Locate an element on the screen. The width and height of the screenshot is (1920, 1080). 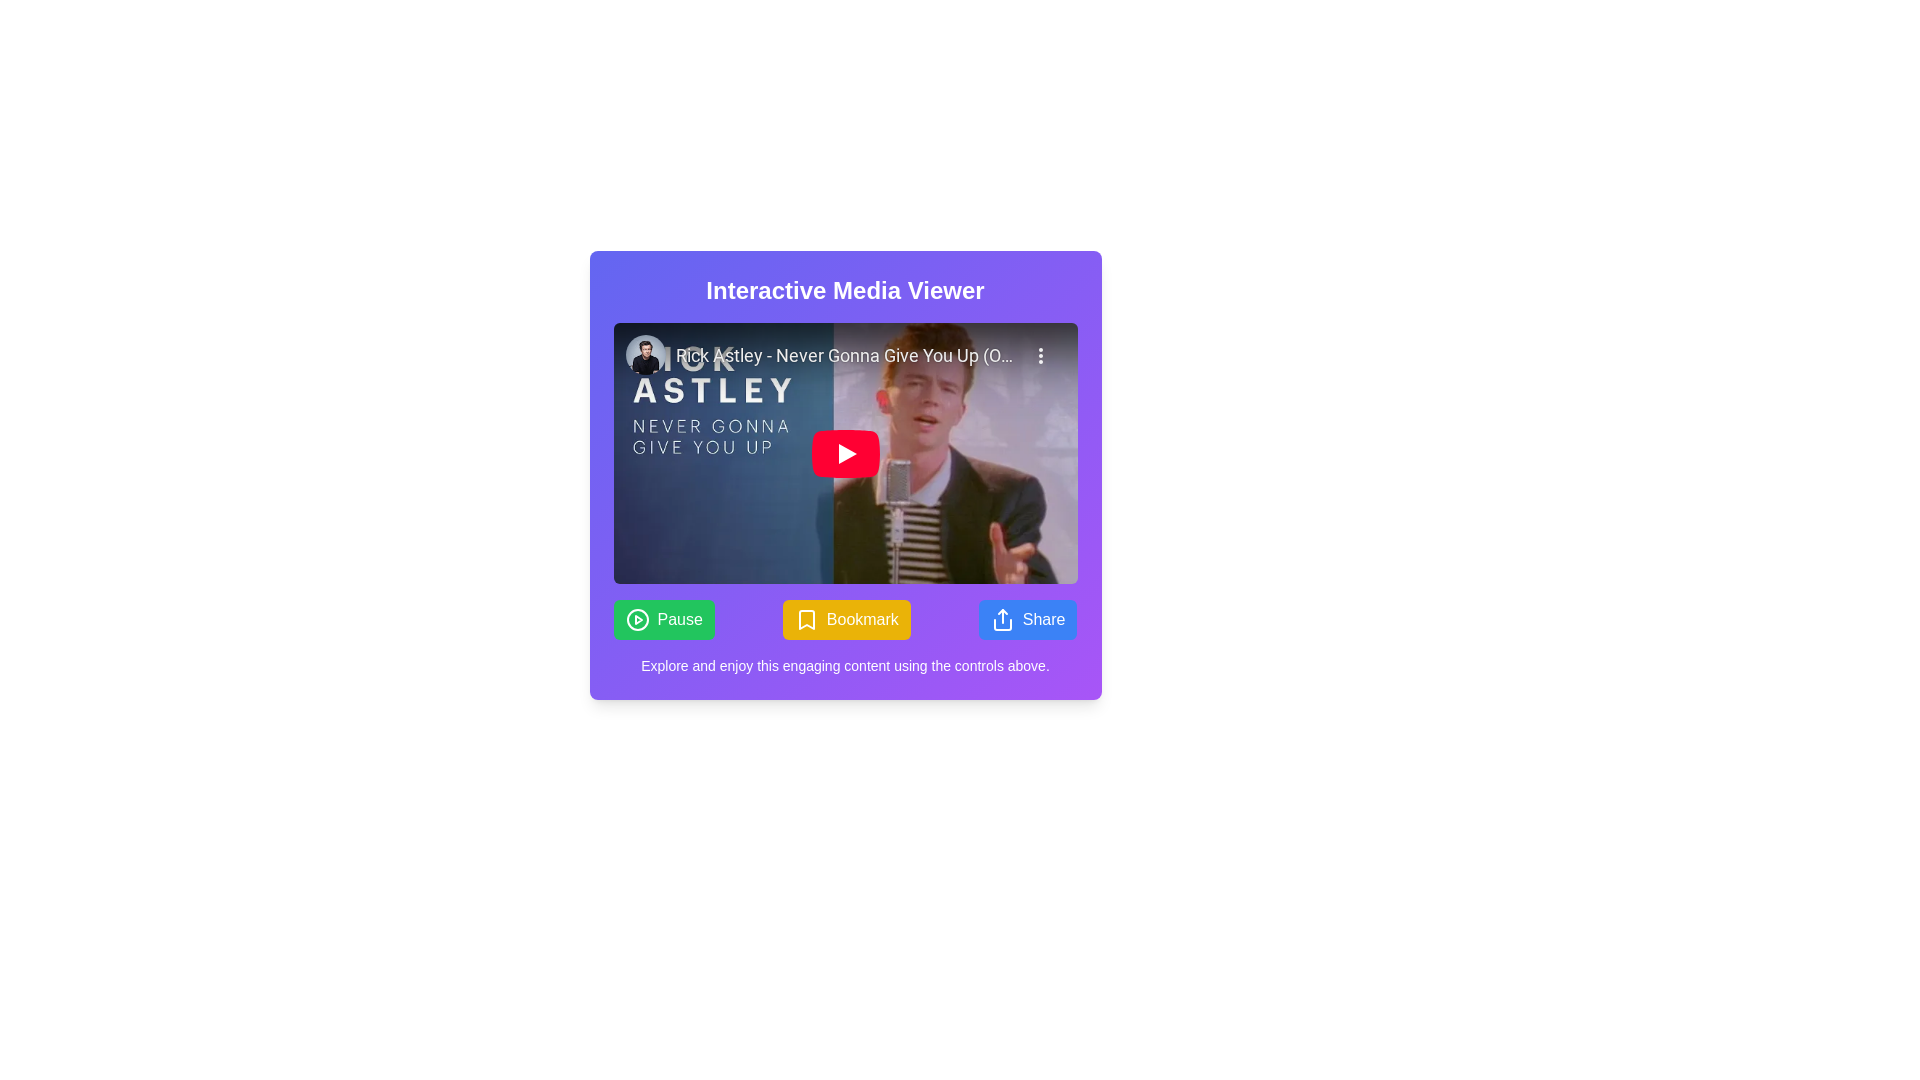
the yellow bookmark icon located at the bottom center of the interface is located at coordinates (806, 619).